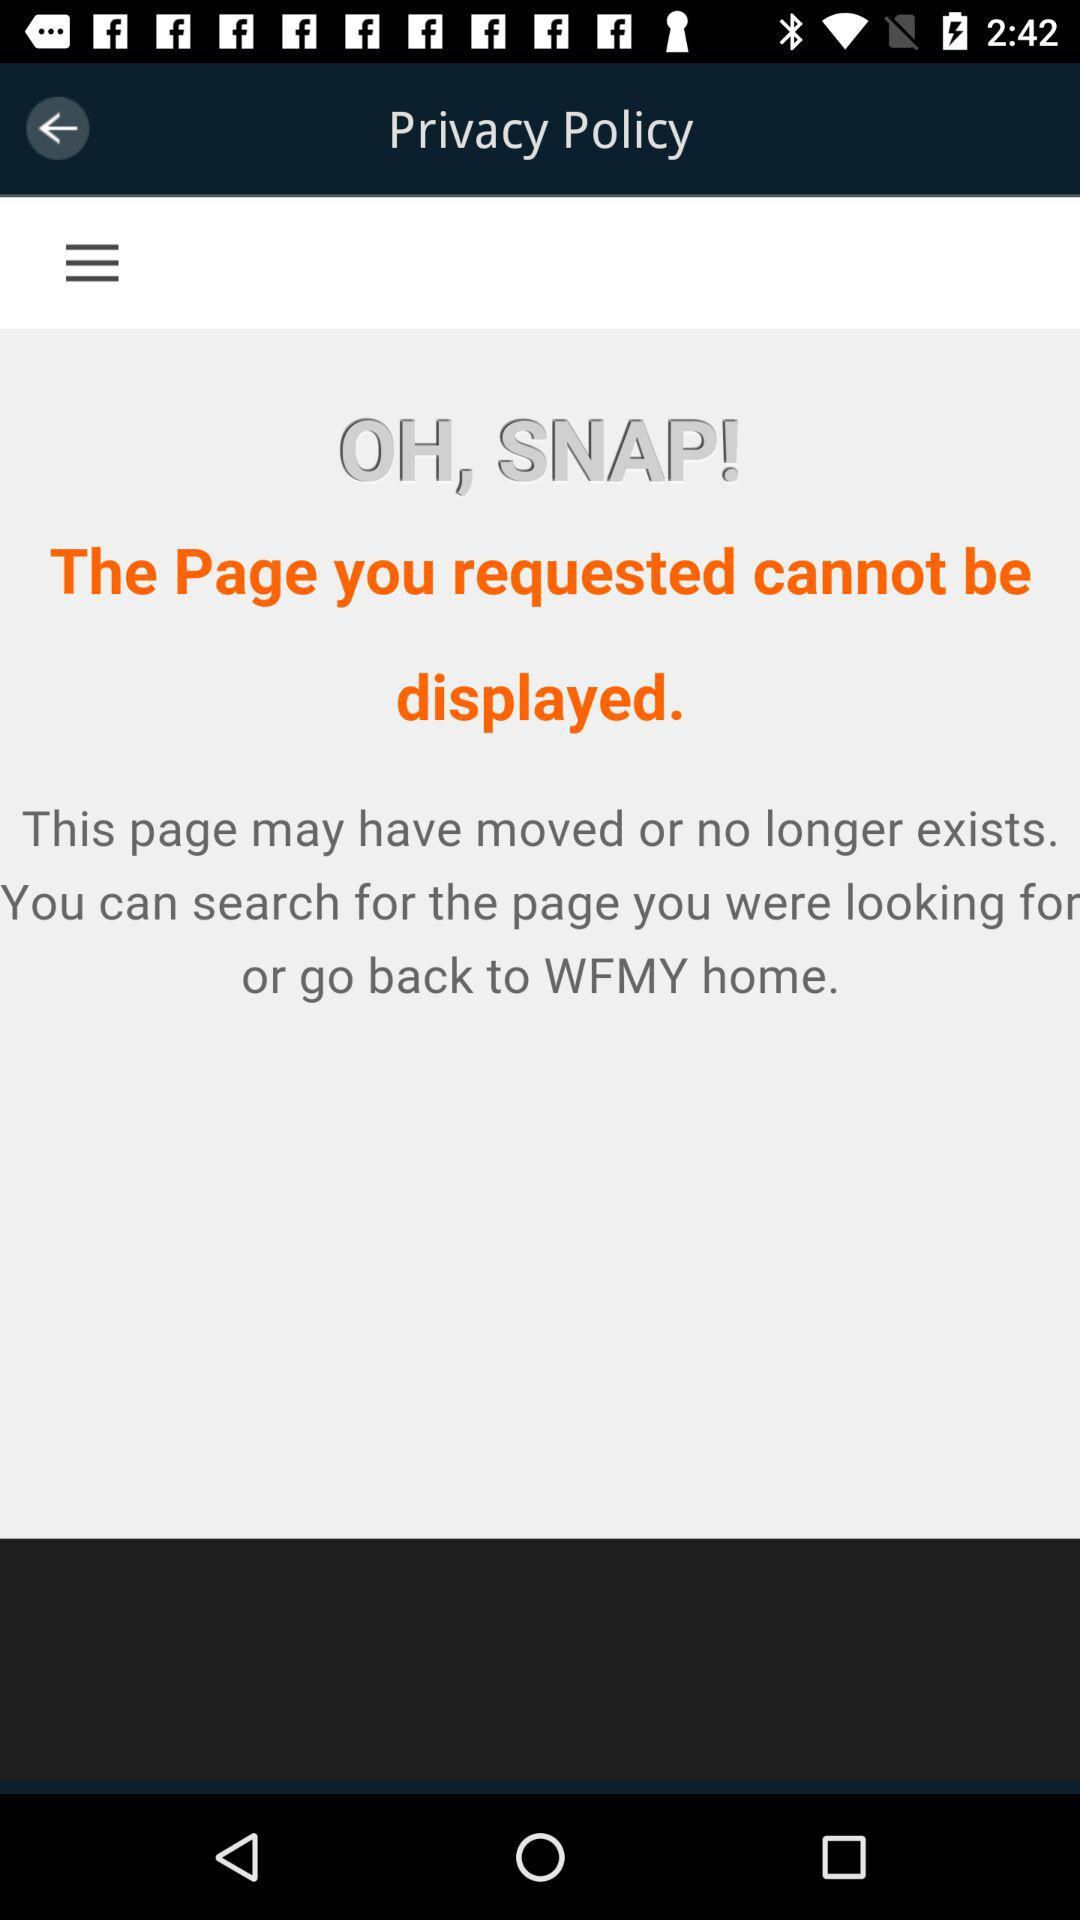  I want to click on the arrow_backward icon, so click(56, 127).